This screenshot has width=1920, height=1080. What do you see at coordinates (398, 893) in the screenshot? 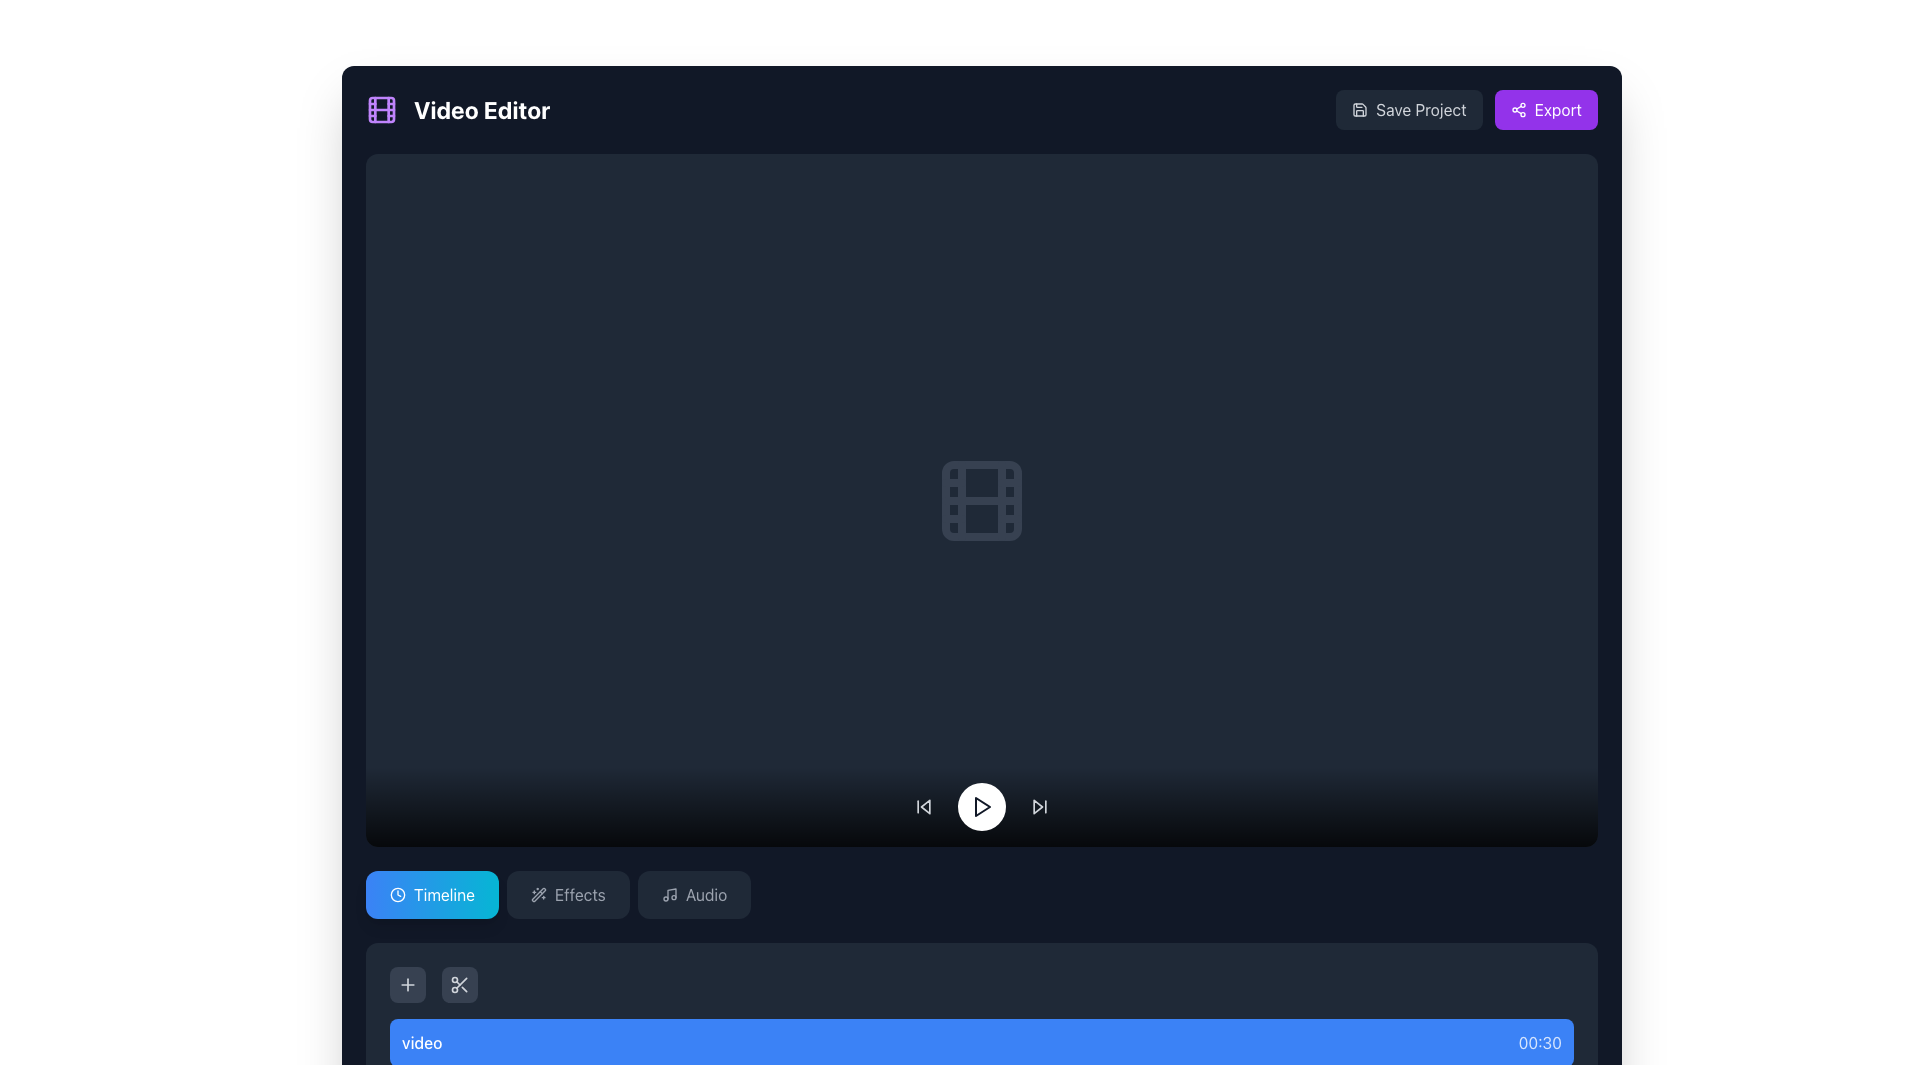
I see `the outer circular part of the clock icon, which is situated near the top-left of the 'Timeline' action button` at bounding box center [398, 893].